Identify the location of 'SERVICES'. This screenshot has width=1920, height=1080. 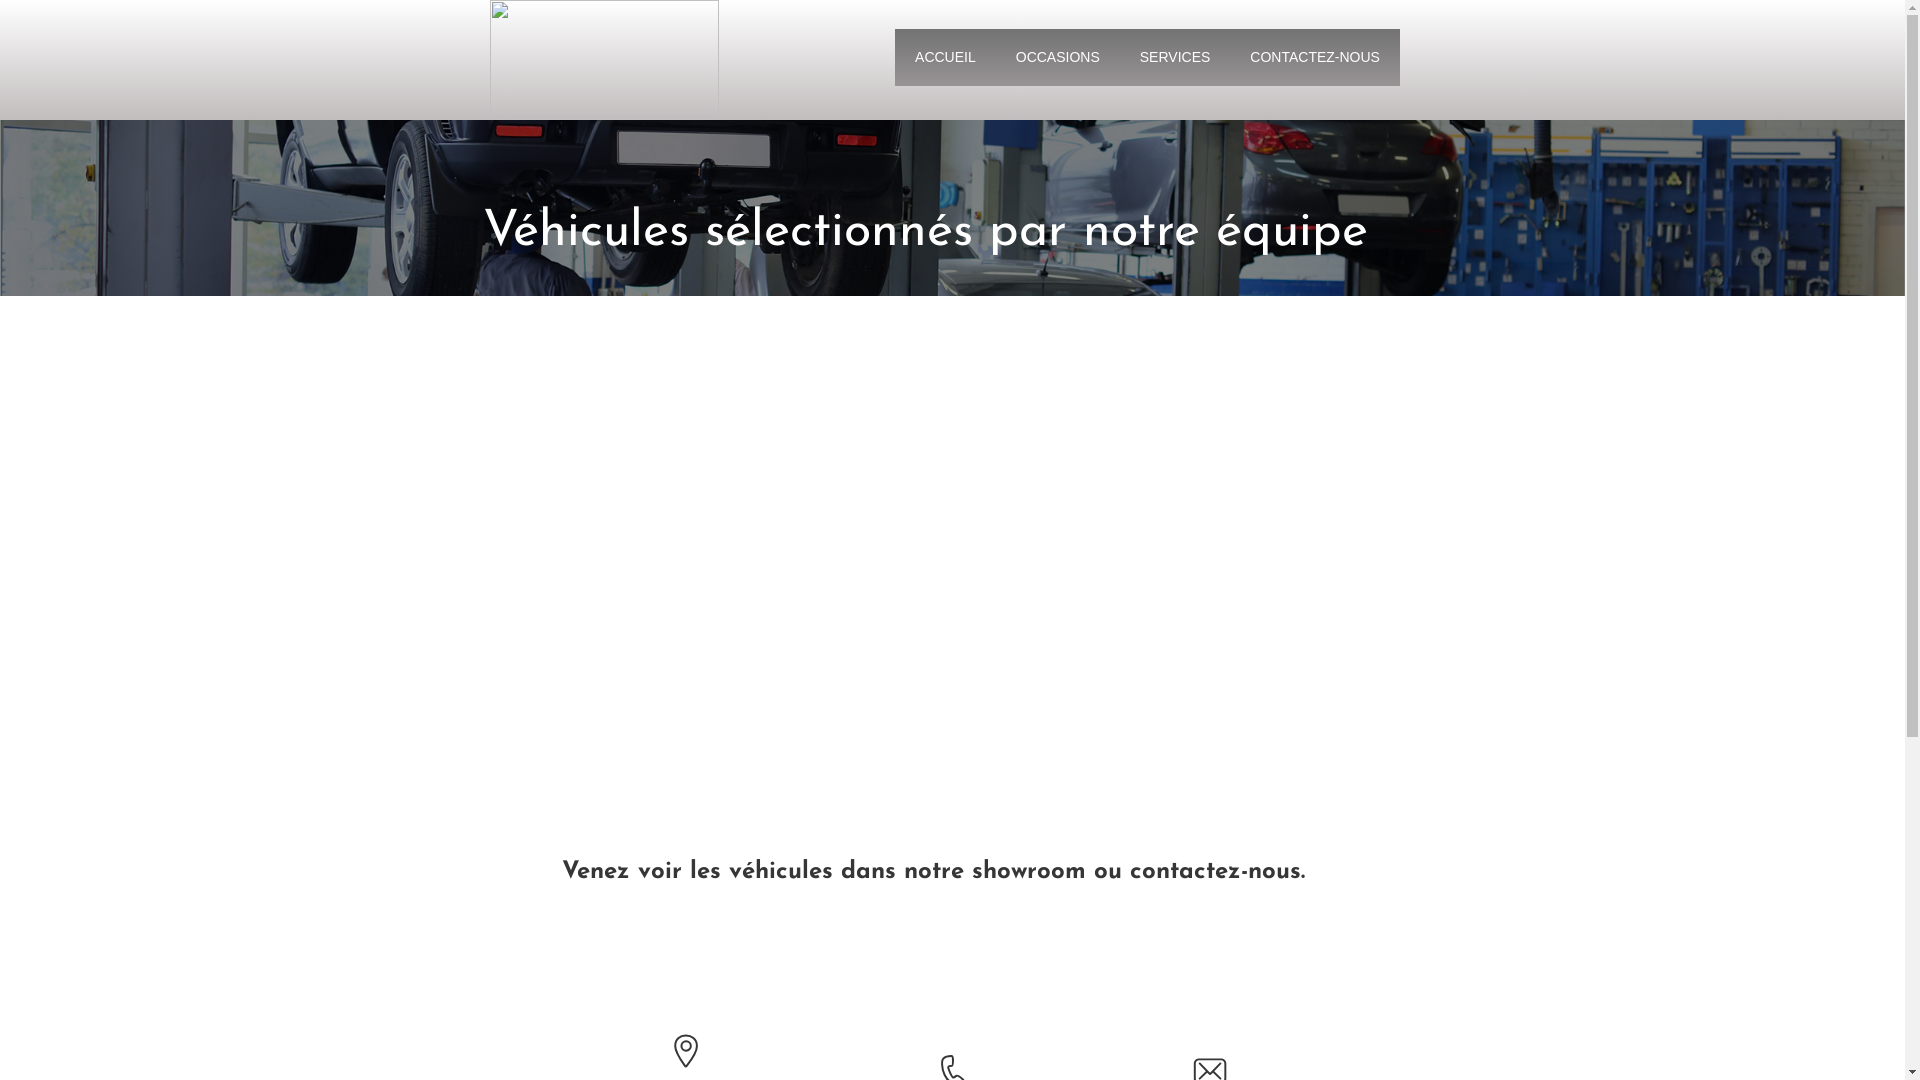
(1118, 55).